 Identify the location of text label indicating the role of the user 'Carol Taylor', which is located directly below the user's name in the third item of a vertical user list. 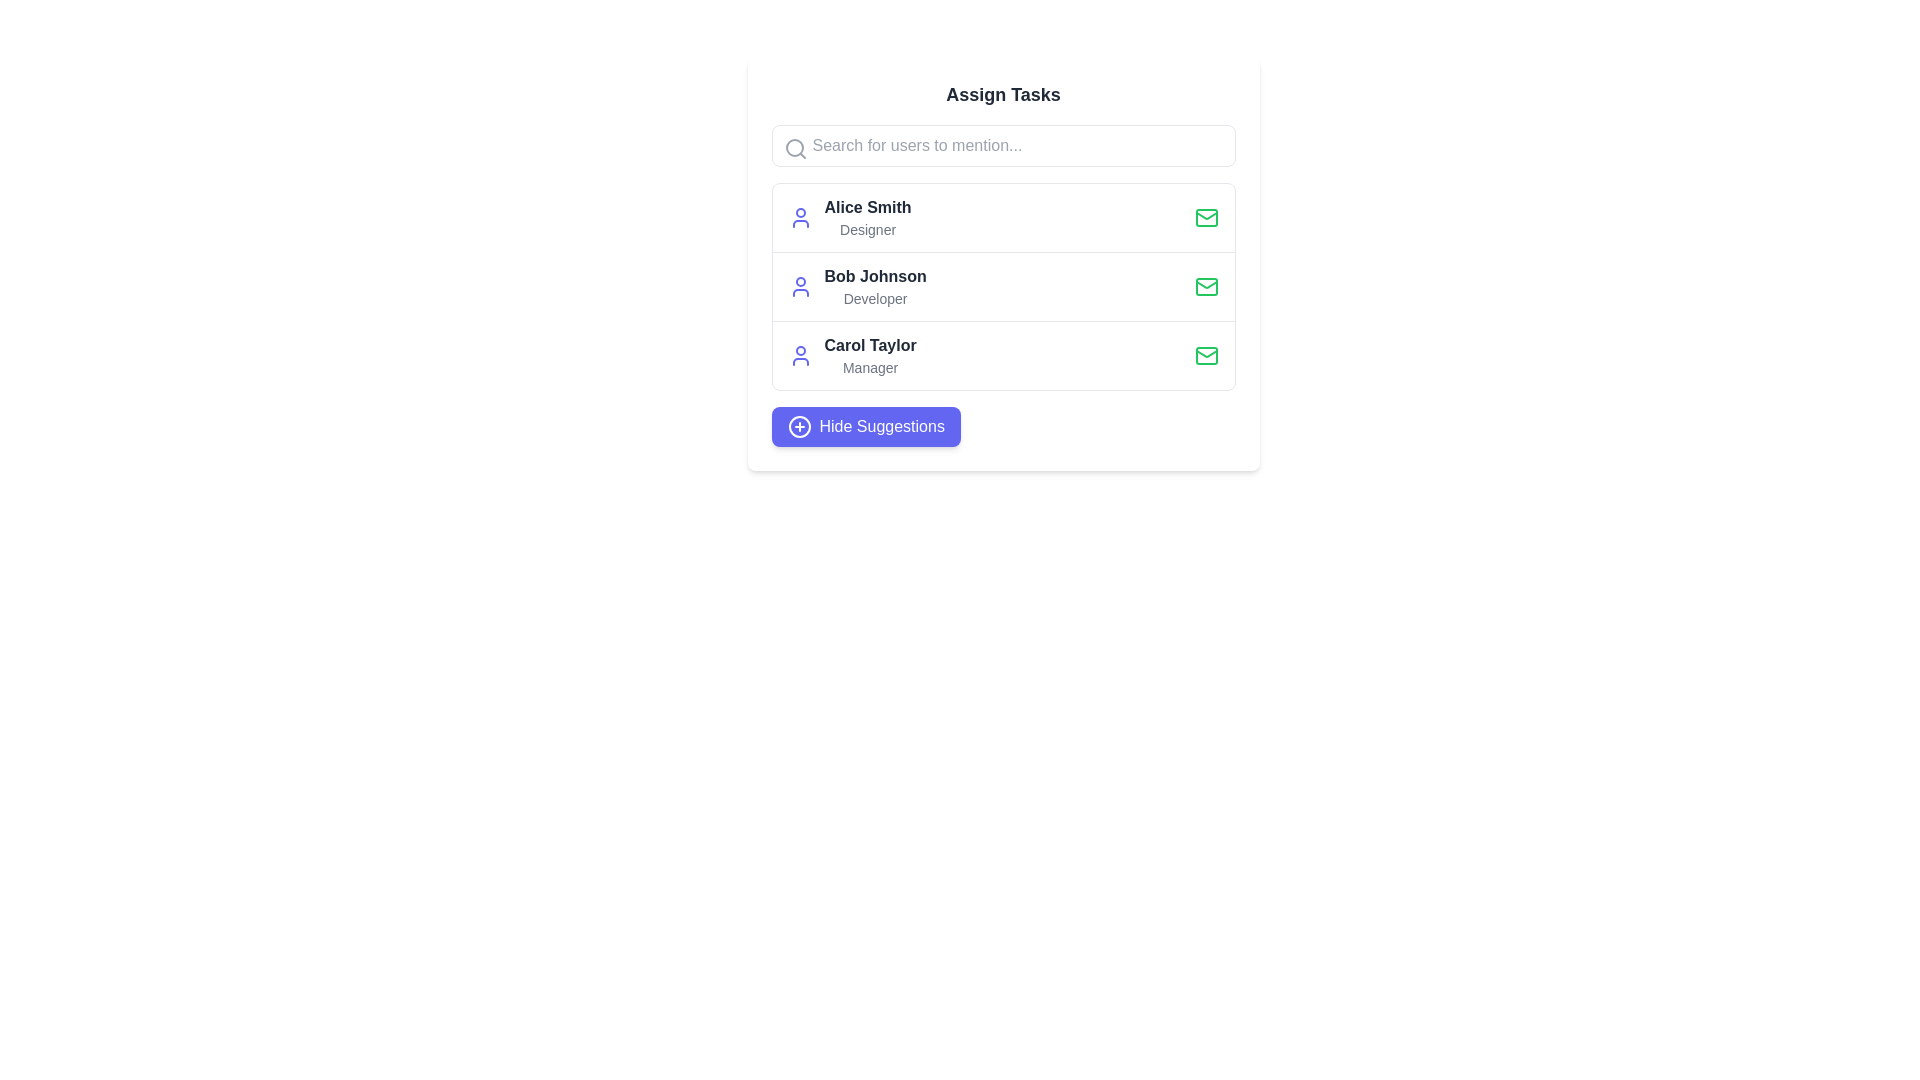
(870, 367).